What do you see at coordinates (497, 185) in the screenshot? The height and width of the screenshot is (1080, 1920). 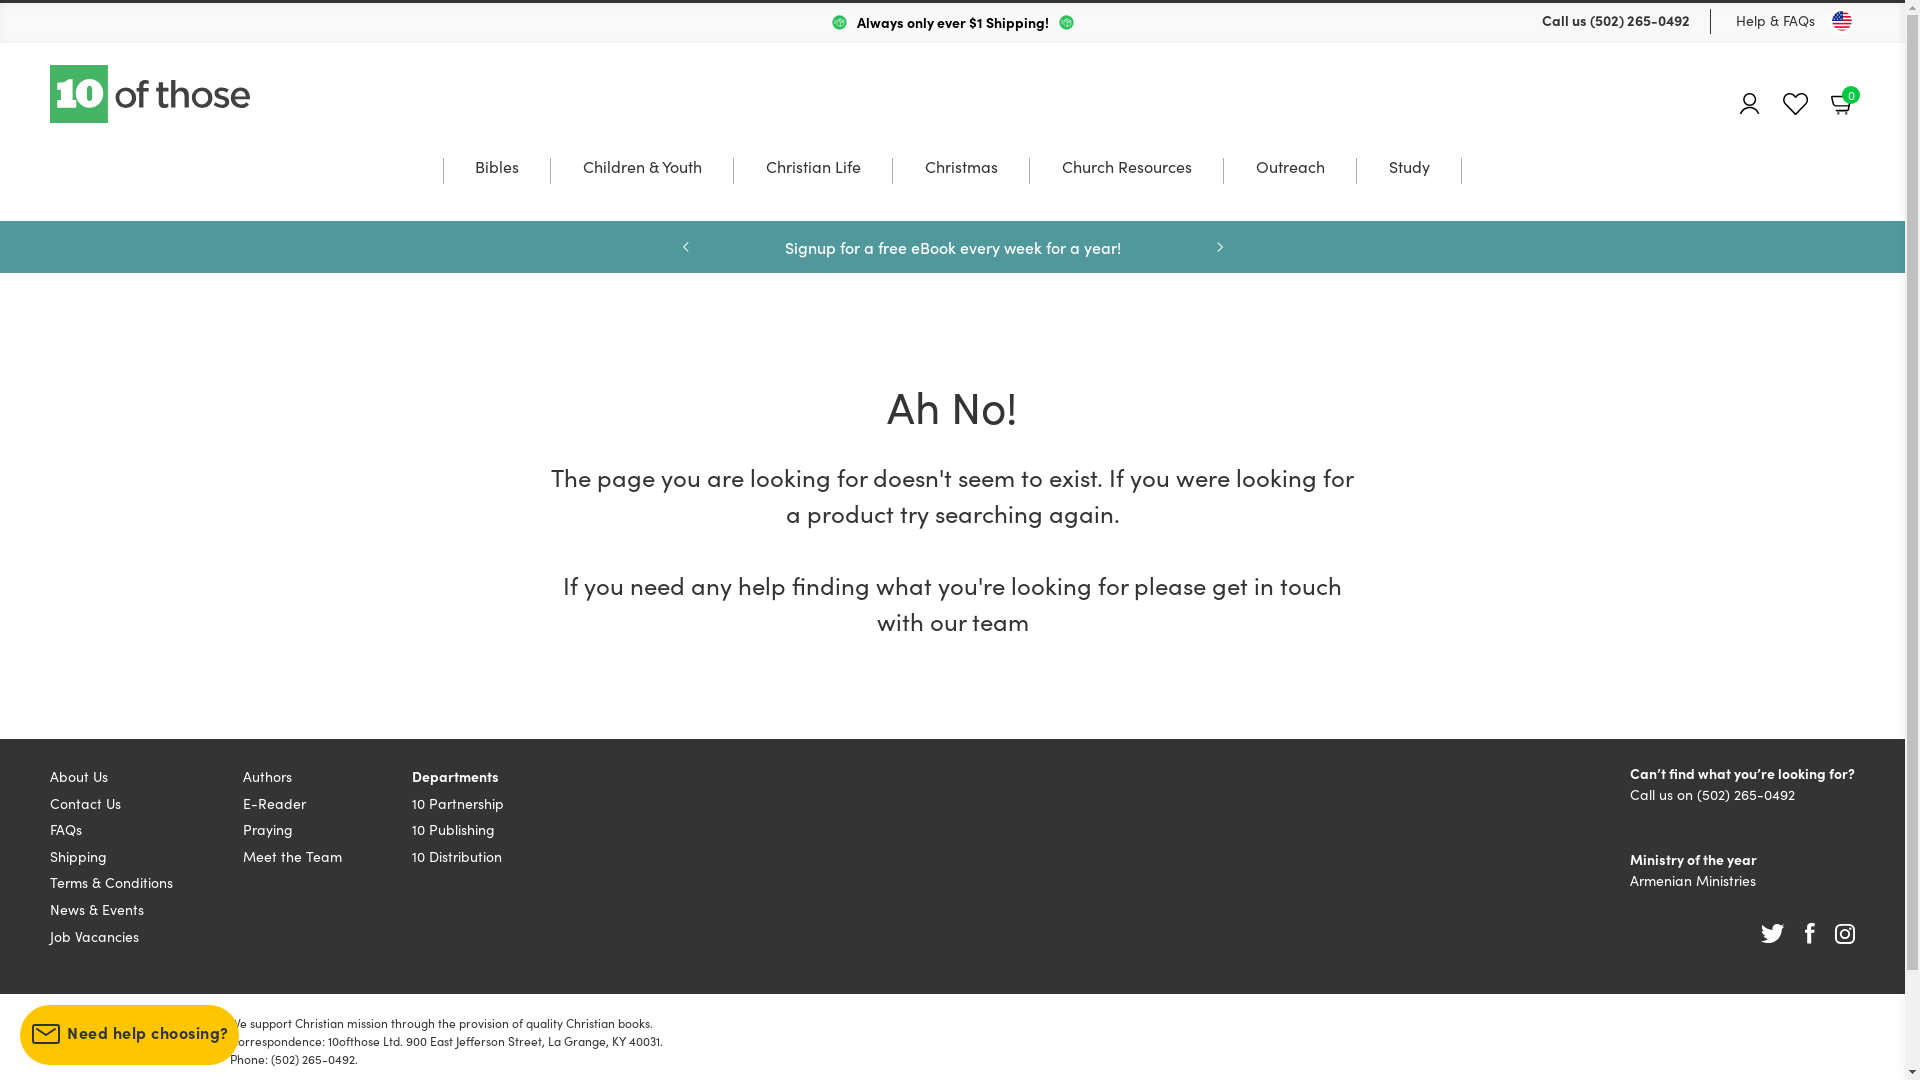 I see `'Bibles'` at bounding box center [497, 185].